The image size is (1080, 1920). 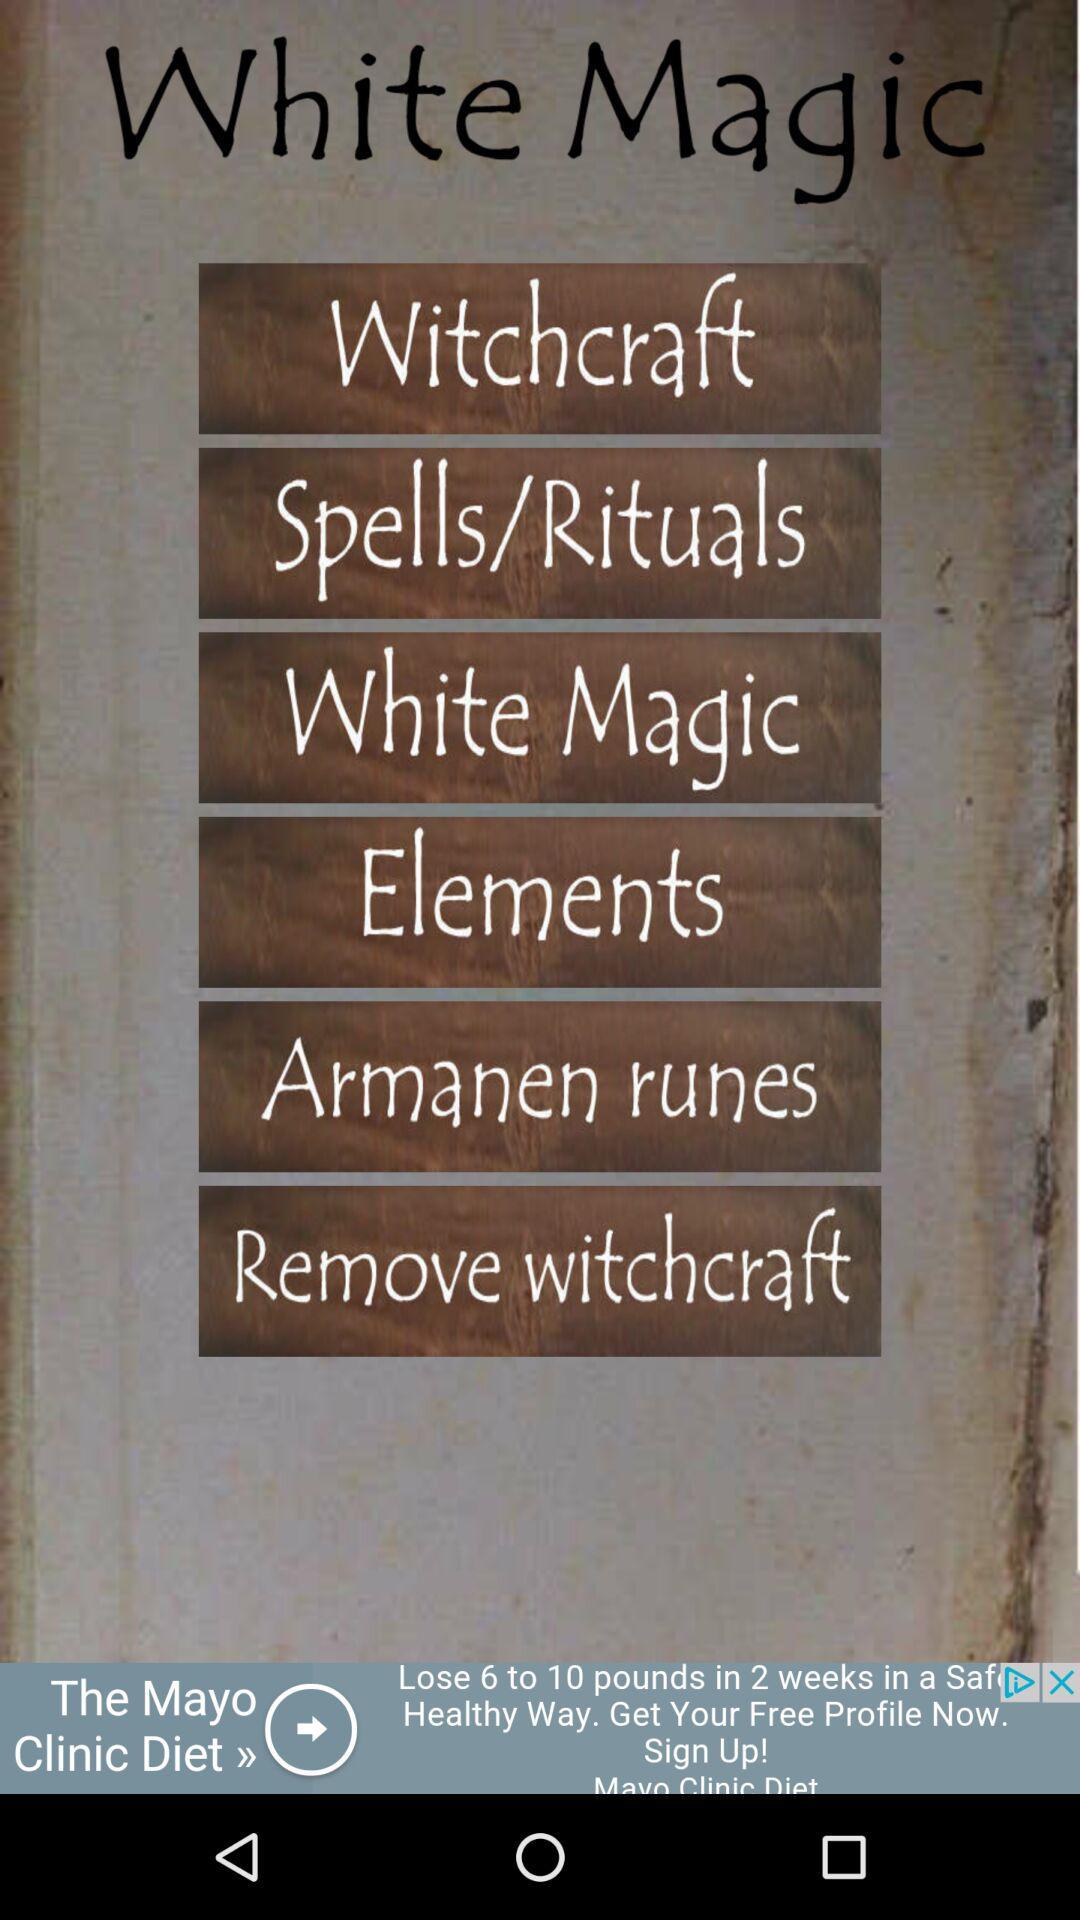 What do you see at coordinates (540, 1085) in the screenshot?
I see `menu selection` at bounding box center [540, 1085].